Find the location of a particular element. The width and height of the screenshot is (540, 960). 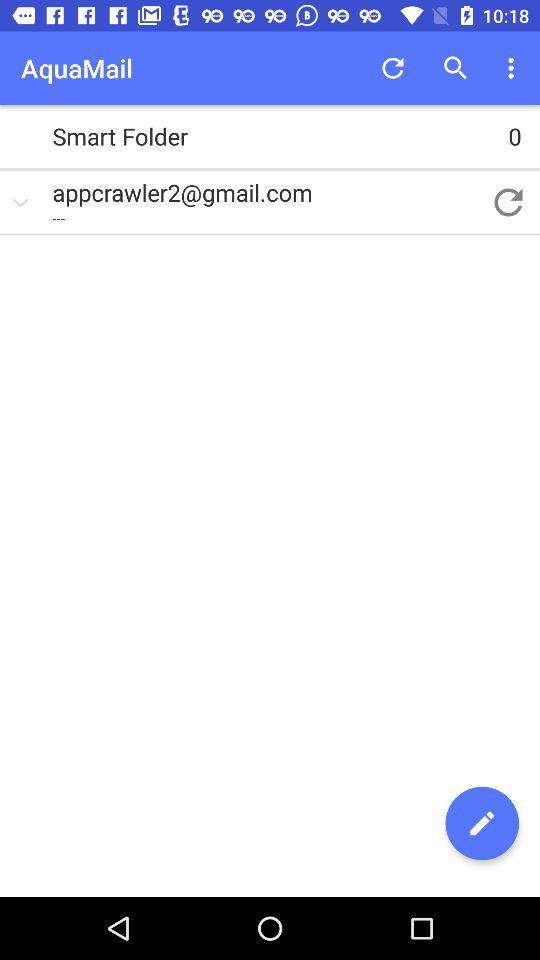

the item above the smart folder item is located at coordinates (513, 68).